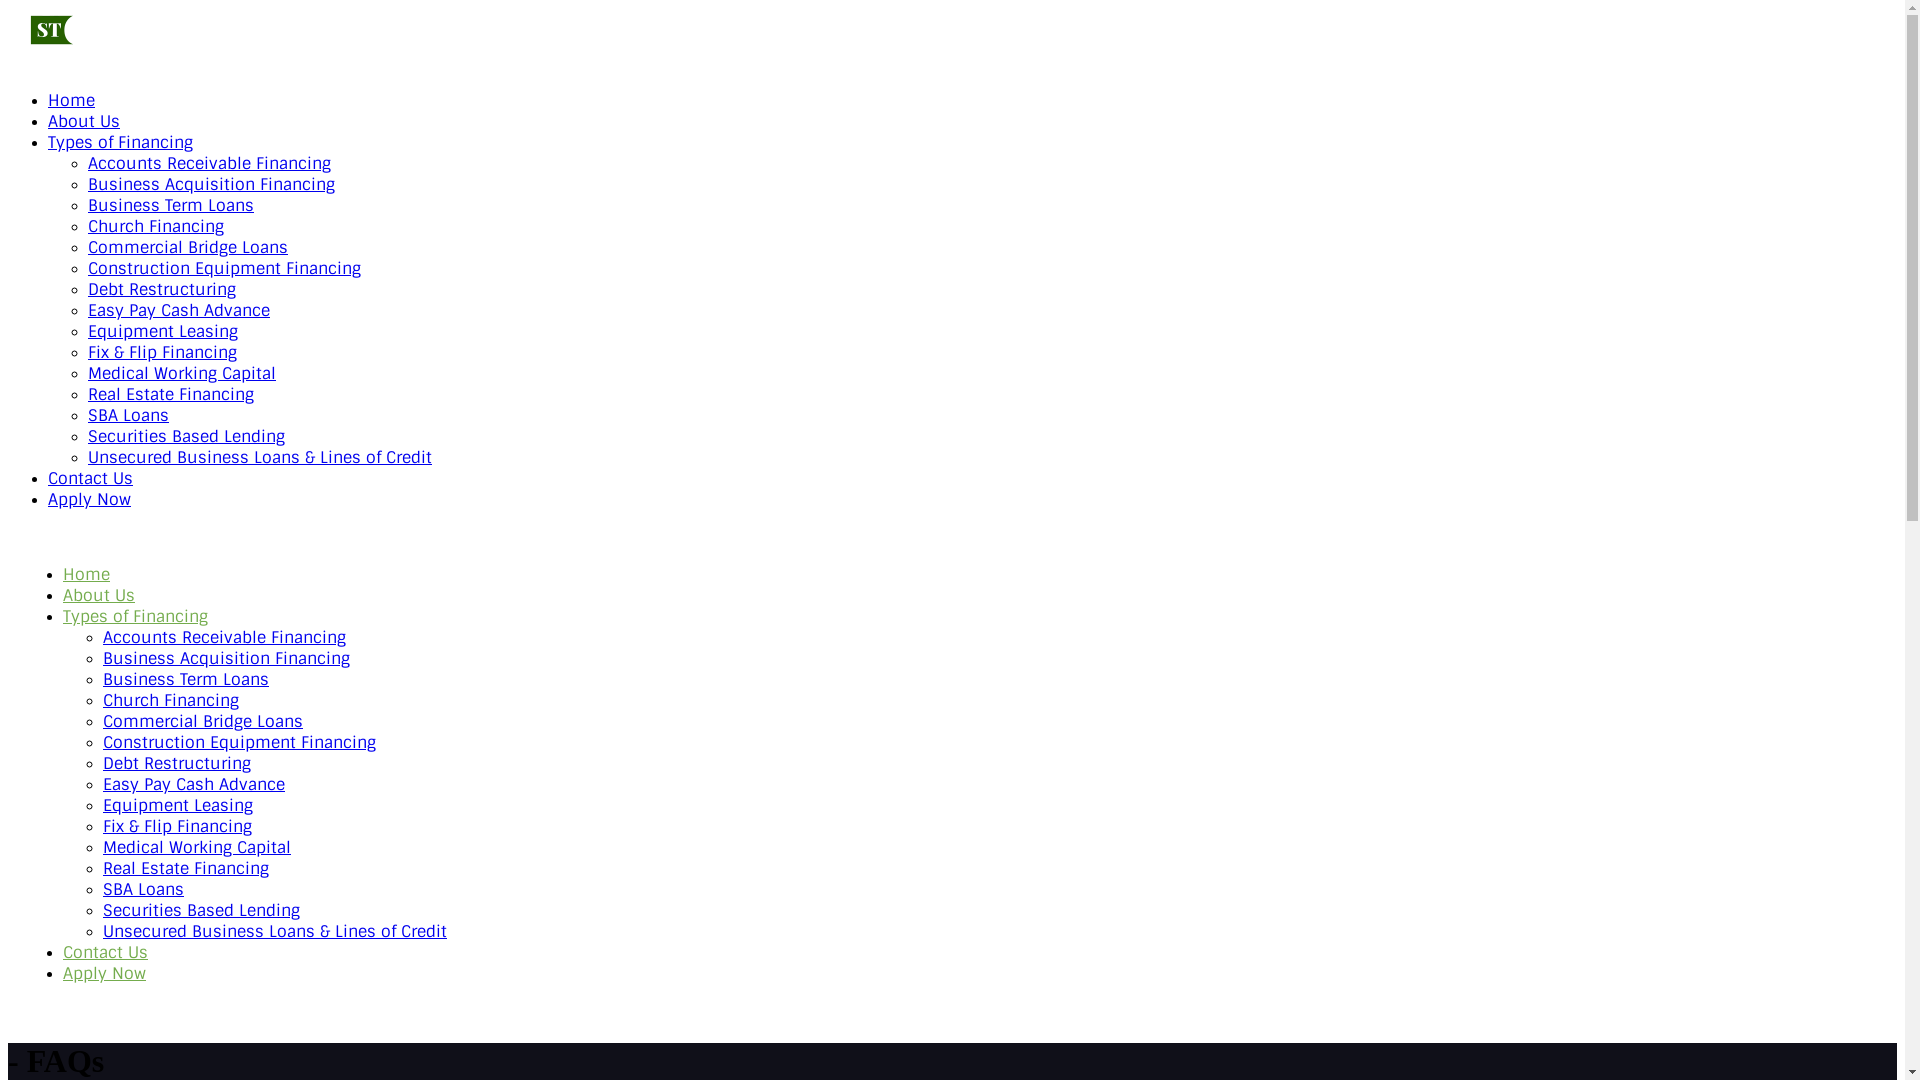 The image size is (1920, 1080). Describe the element at coordinates (71, 100) in the screenshot. I see `'Home'` at that location.